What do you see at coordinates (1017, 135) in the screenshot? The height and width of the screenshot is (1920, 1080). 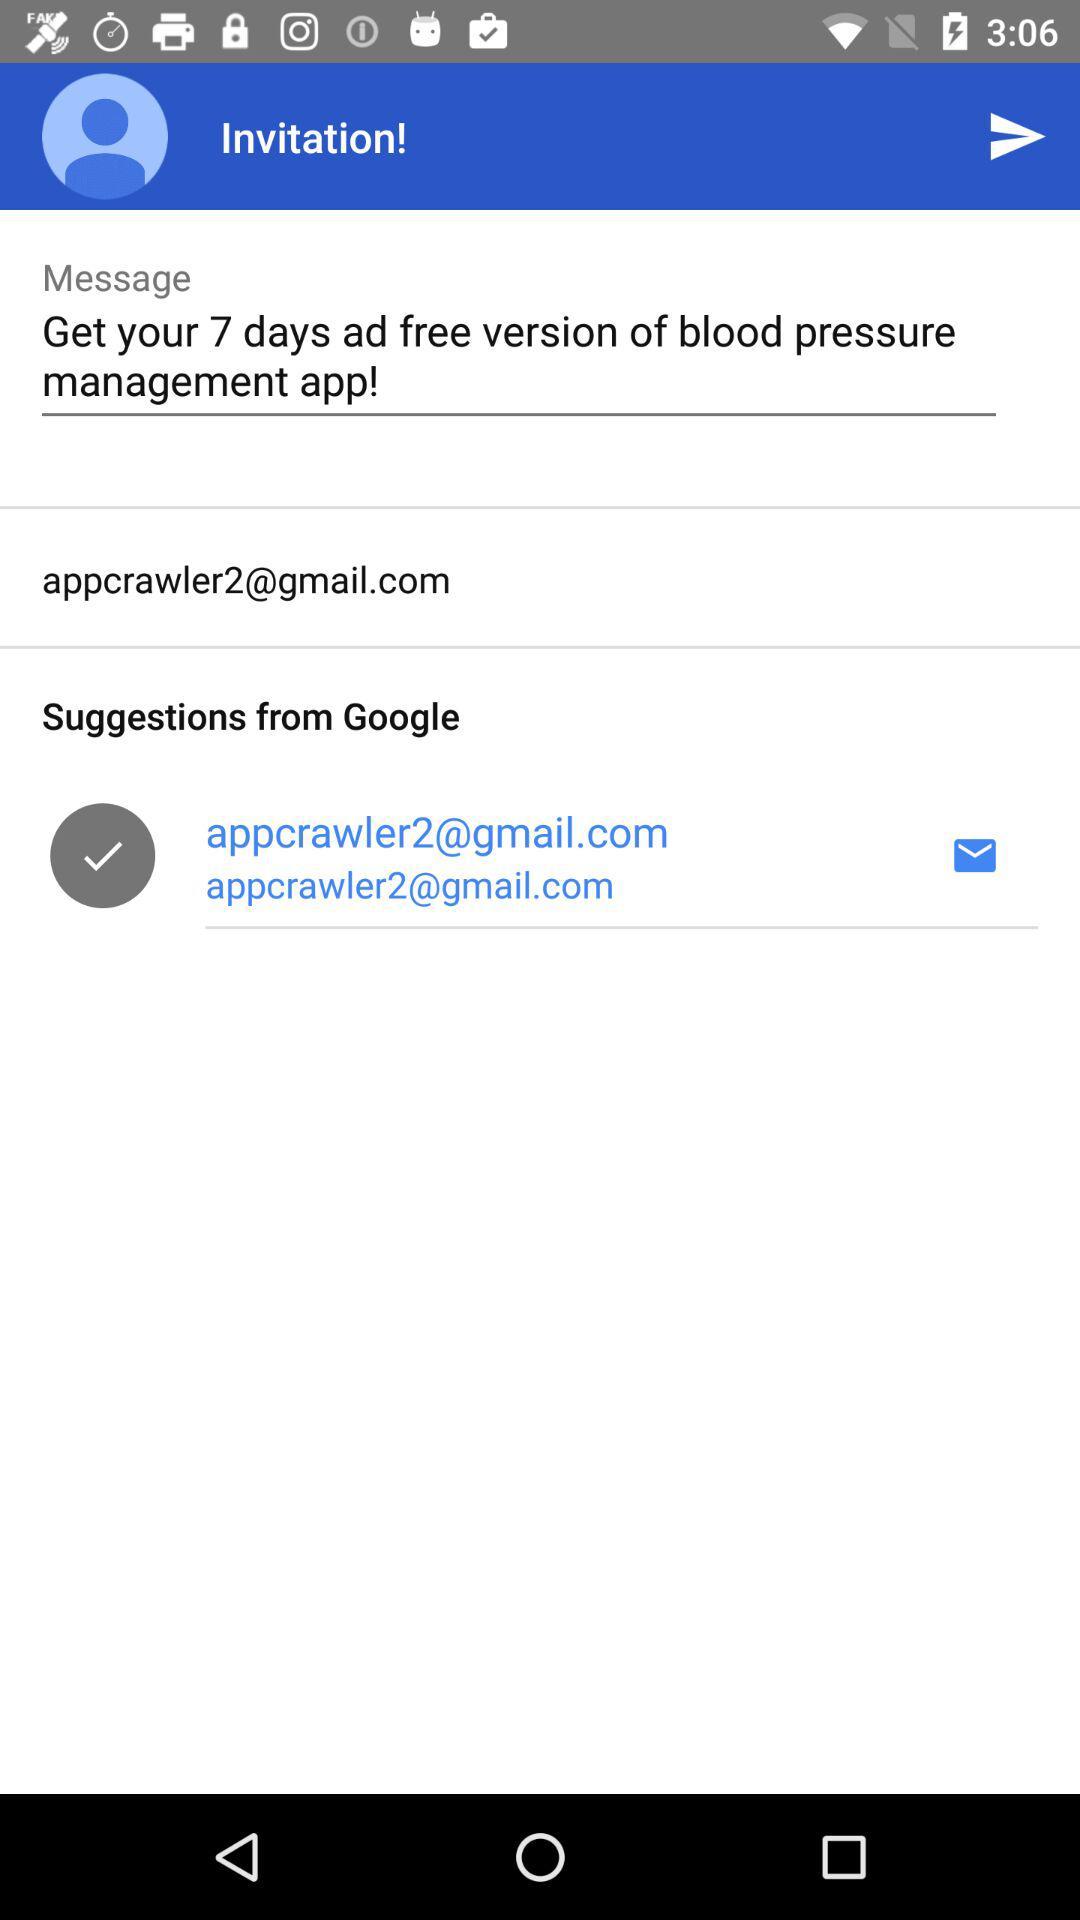 I see `the app to the right of invitation! icon` at bounding box center [1017, 135].